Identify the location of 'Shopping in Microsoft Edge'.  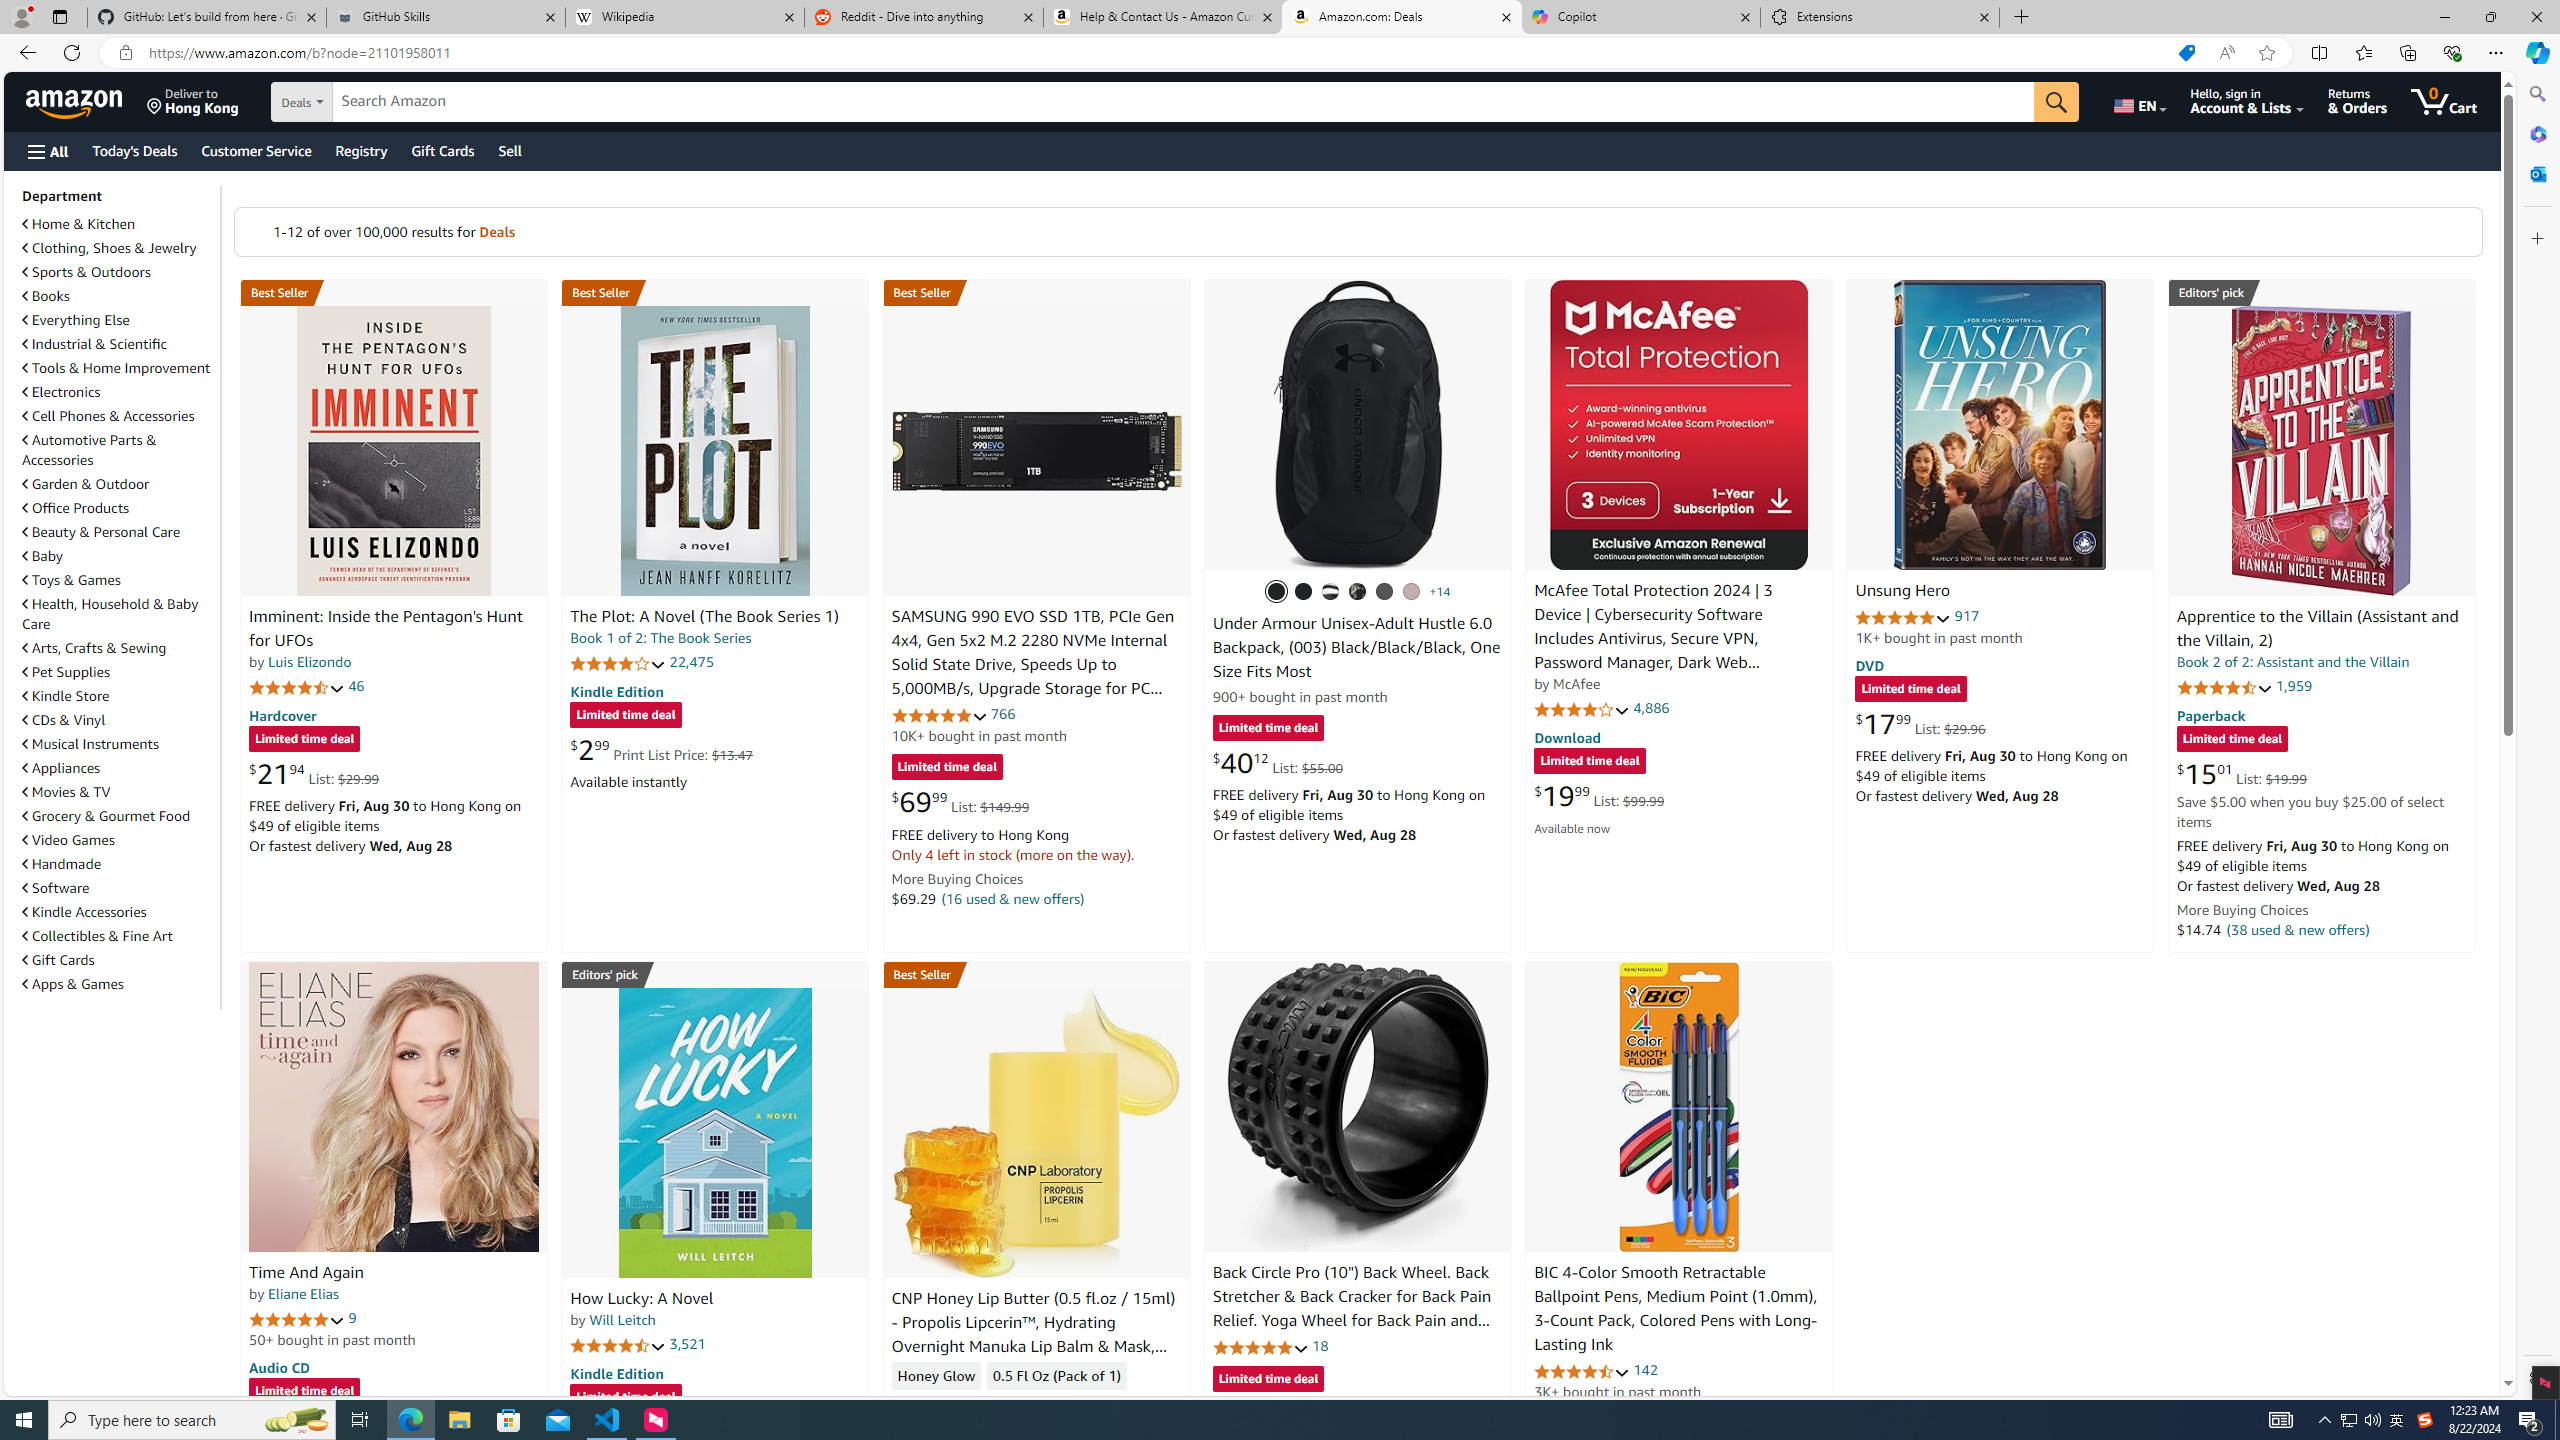
(2185, 53).